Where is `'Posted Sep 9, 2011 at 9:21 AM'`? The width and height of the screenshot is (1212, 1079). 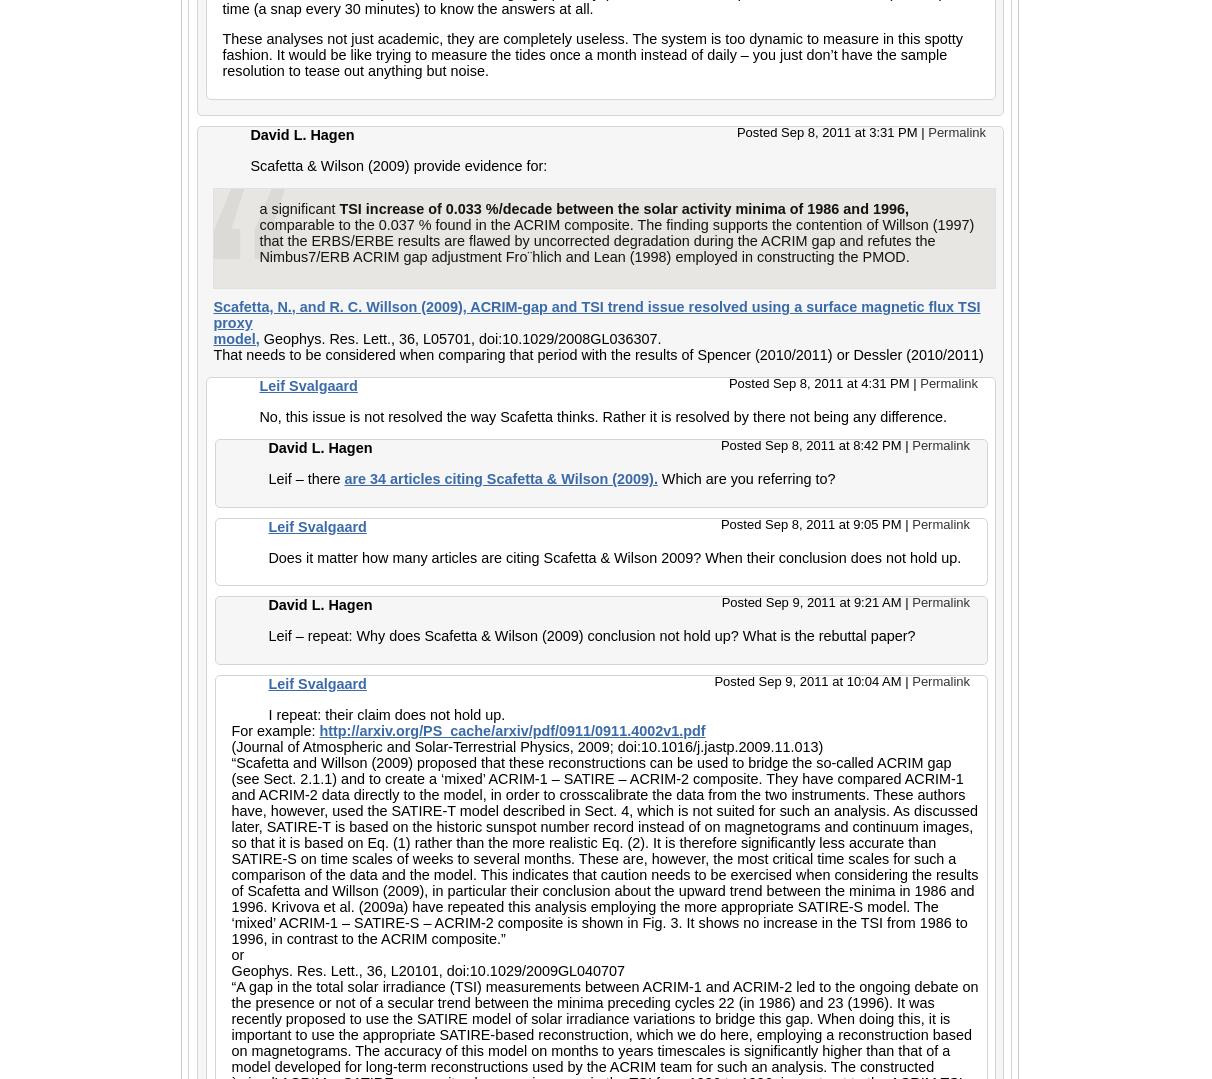
'Posted Sep 9, 2011 at 9:21 AM' is located at coordinates (812, 602).